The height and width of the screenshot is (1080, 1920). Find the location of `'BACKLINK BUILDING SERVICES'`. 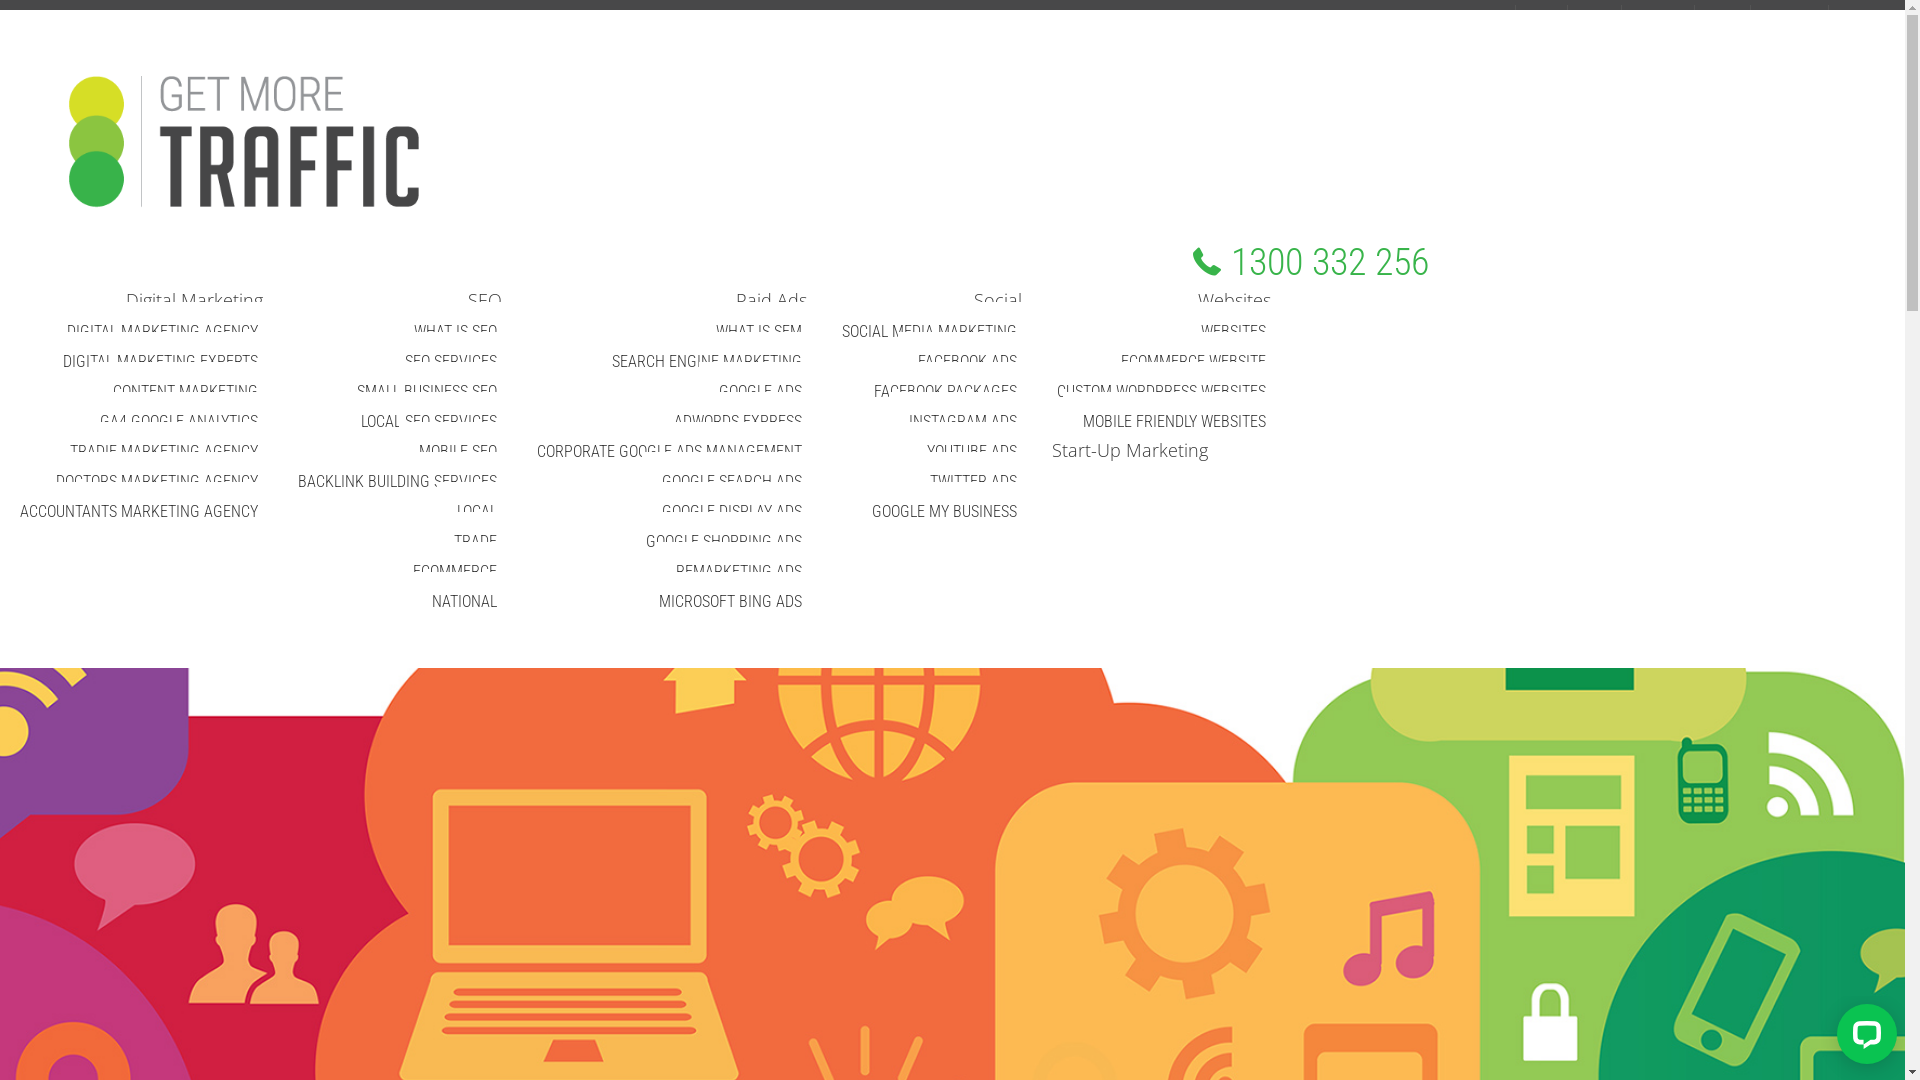

'BACKLINK BUILDING SERVICES' is located at coordinates (397, 481).